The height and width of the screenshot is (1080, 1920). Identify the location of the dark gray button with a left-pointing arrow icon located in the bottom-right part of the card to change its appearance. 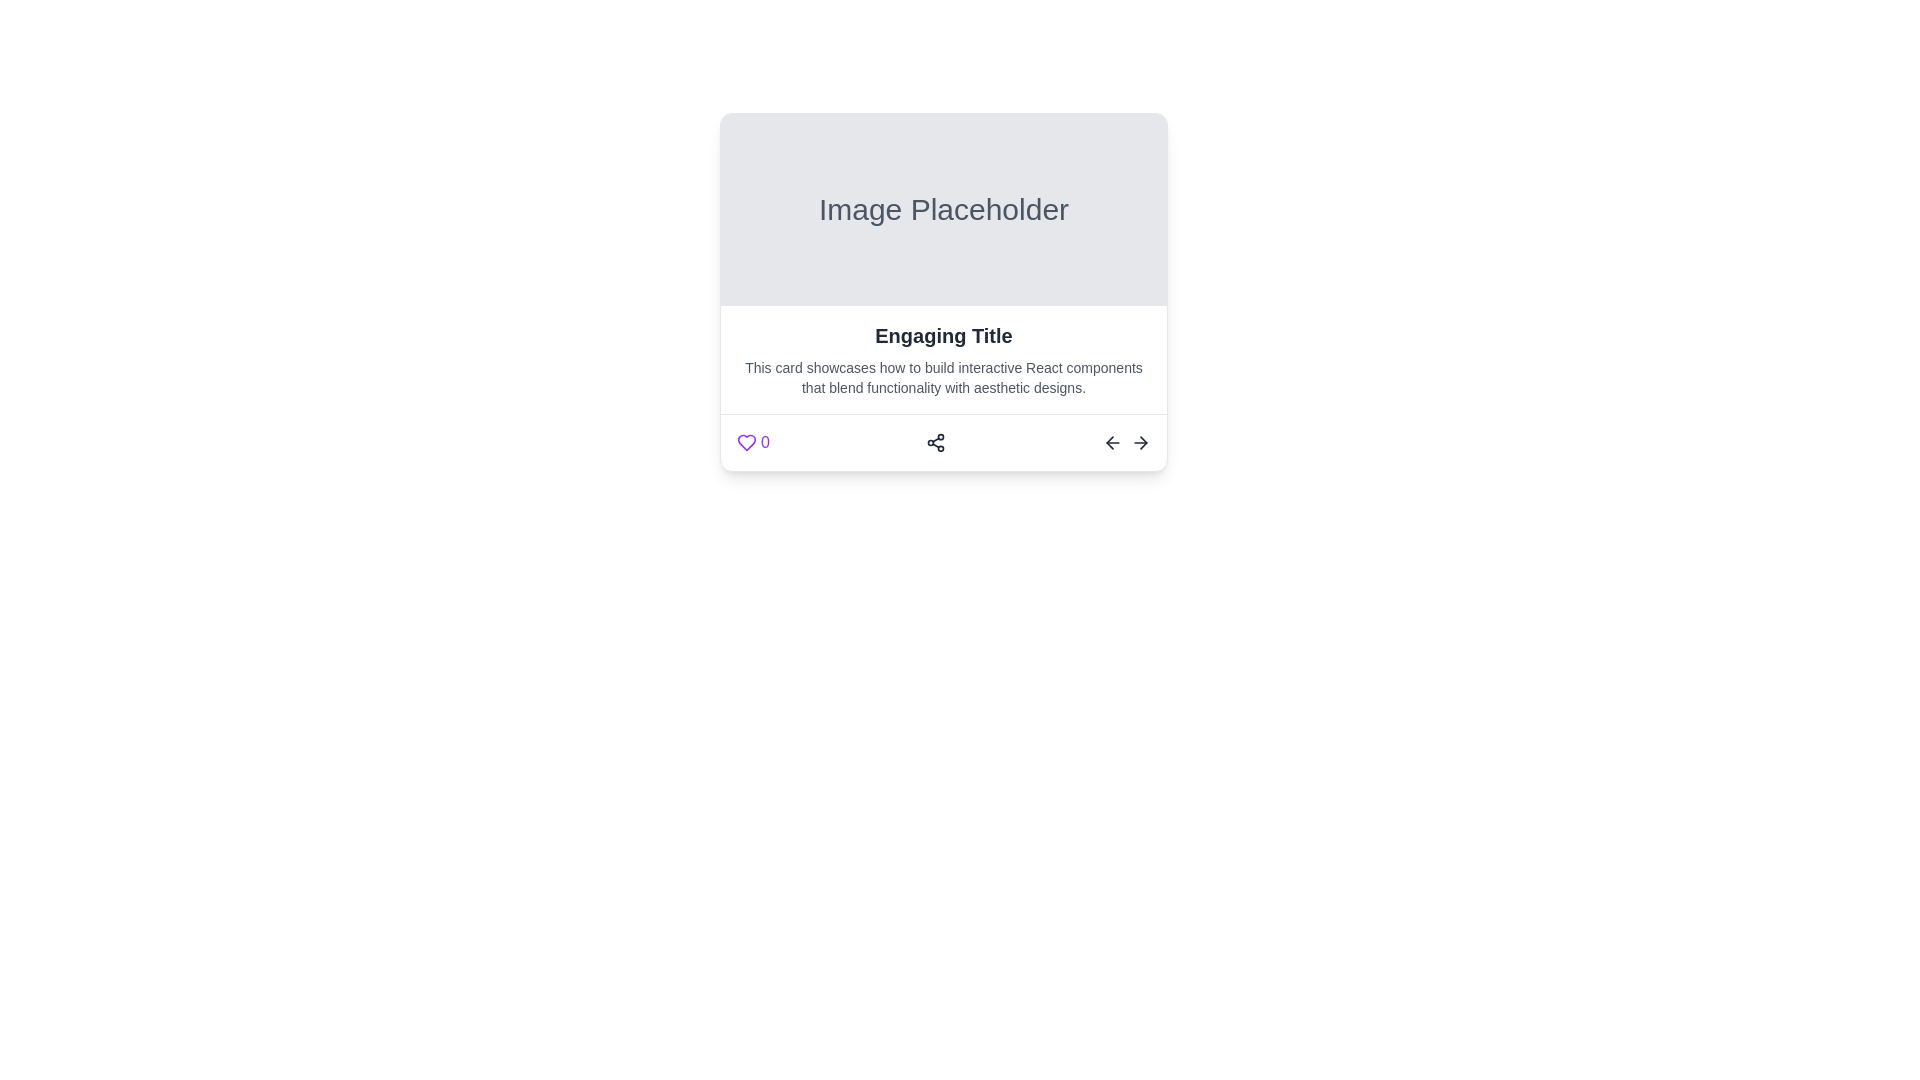
(1112, 442).